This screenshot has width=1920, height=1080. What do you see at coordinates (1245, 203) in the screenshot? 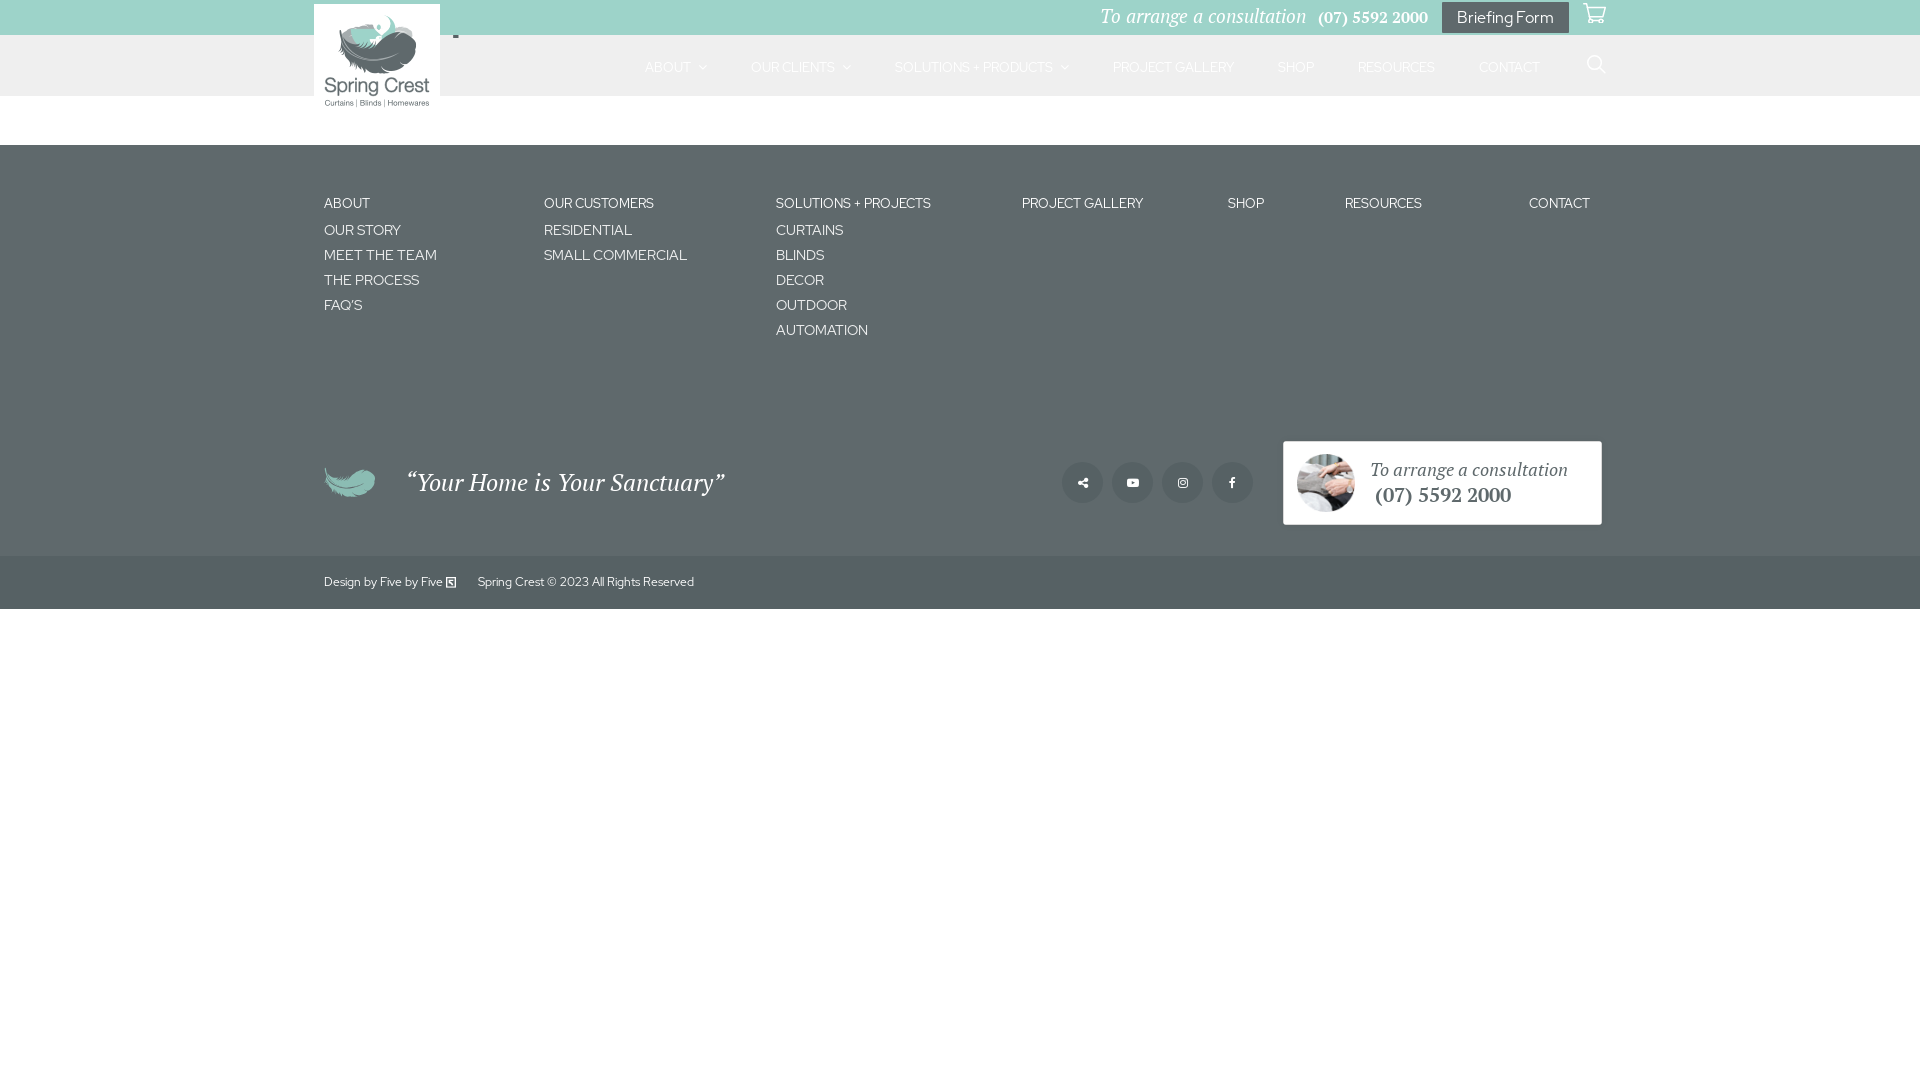
I see `'SHOP'` at bounding box center [1245, 203].